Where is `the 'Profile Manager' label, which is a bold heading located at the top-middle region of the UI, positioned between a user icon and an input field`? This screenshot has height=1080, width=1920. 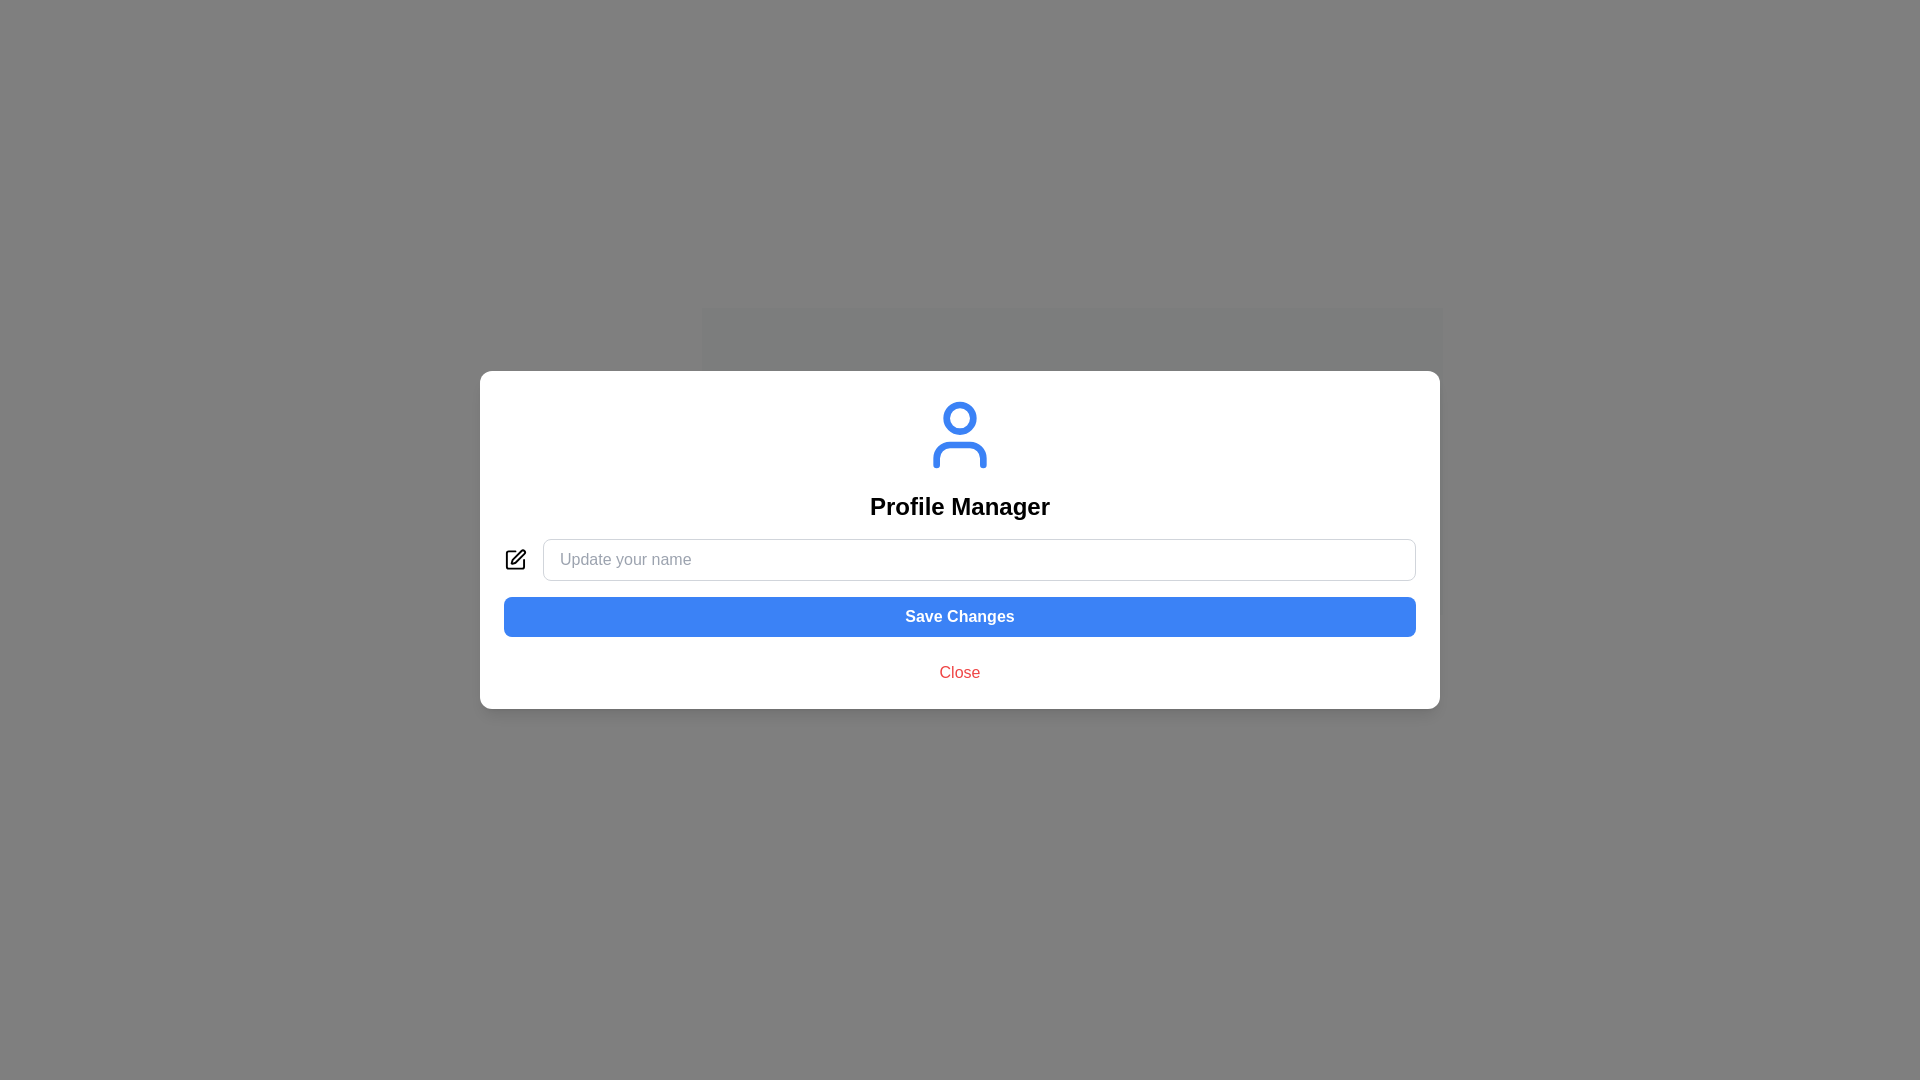 the 'Profile Manager' label, which is a bold heading located at the top-middle region of the UI, positioned between a user icon and an input field is located at coordinates (960, 505).